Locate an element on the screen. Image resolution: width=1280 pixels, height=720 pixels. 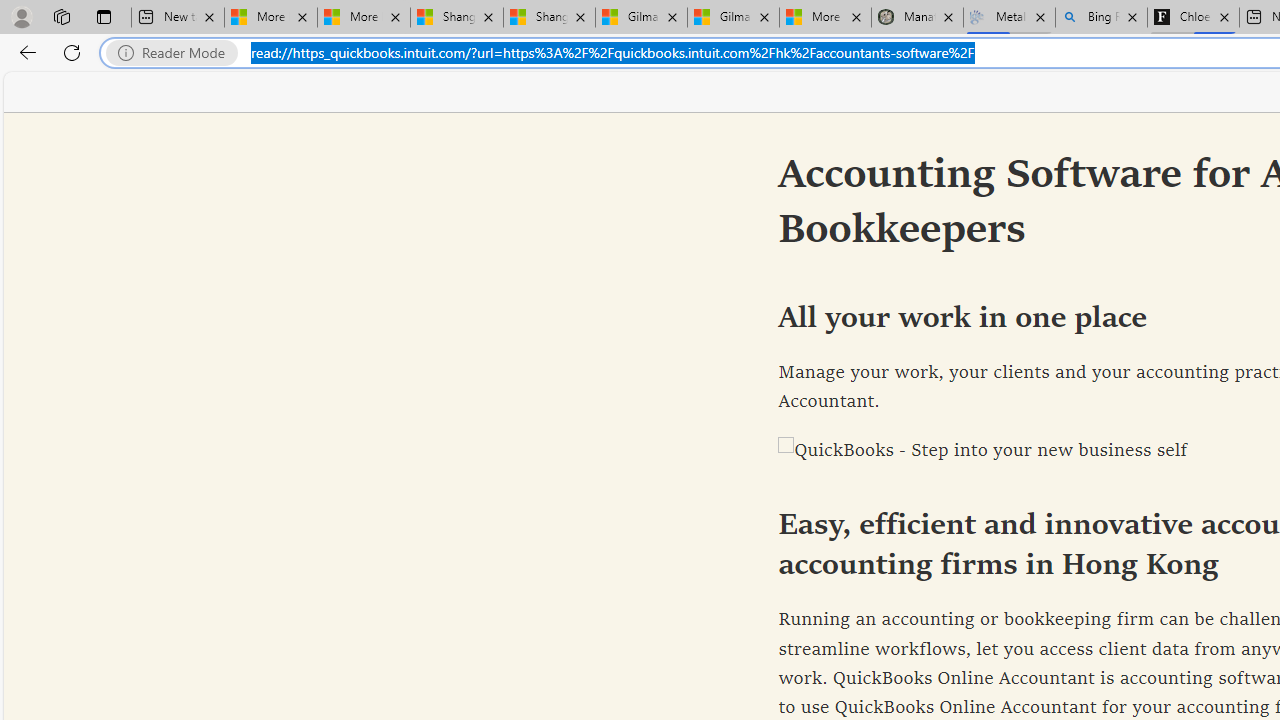
'Bing Real Estate - Home sales and rental listings' is located at coordinates (1100, 17).